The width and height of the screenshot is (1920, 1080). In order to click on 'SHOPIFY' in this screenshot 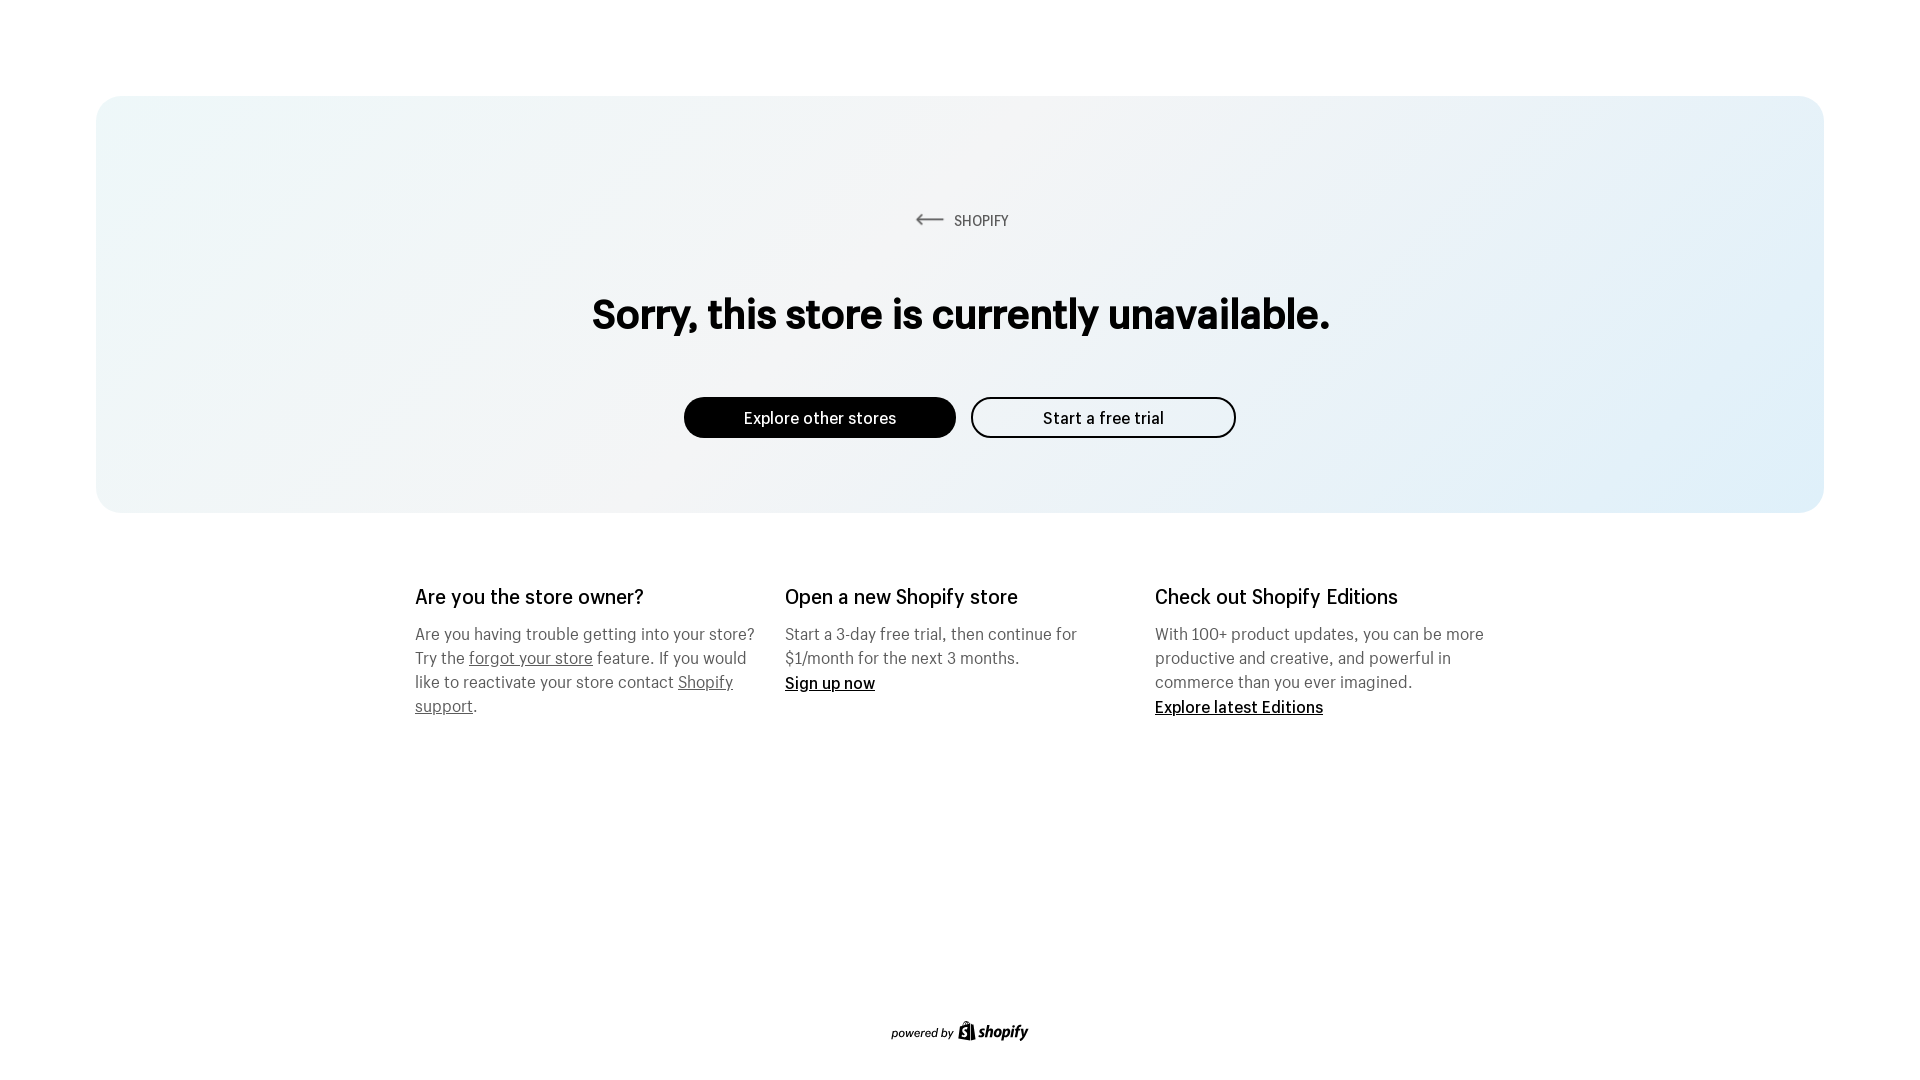, I will do `click(910, 220)`.